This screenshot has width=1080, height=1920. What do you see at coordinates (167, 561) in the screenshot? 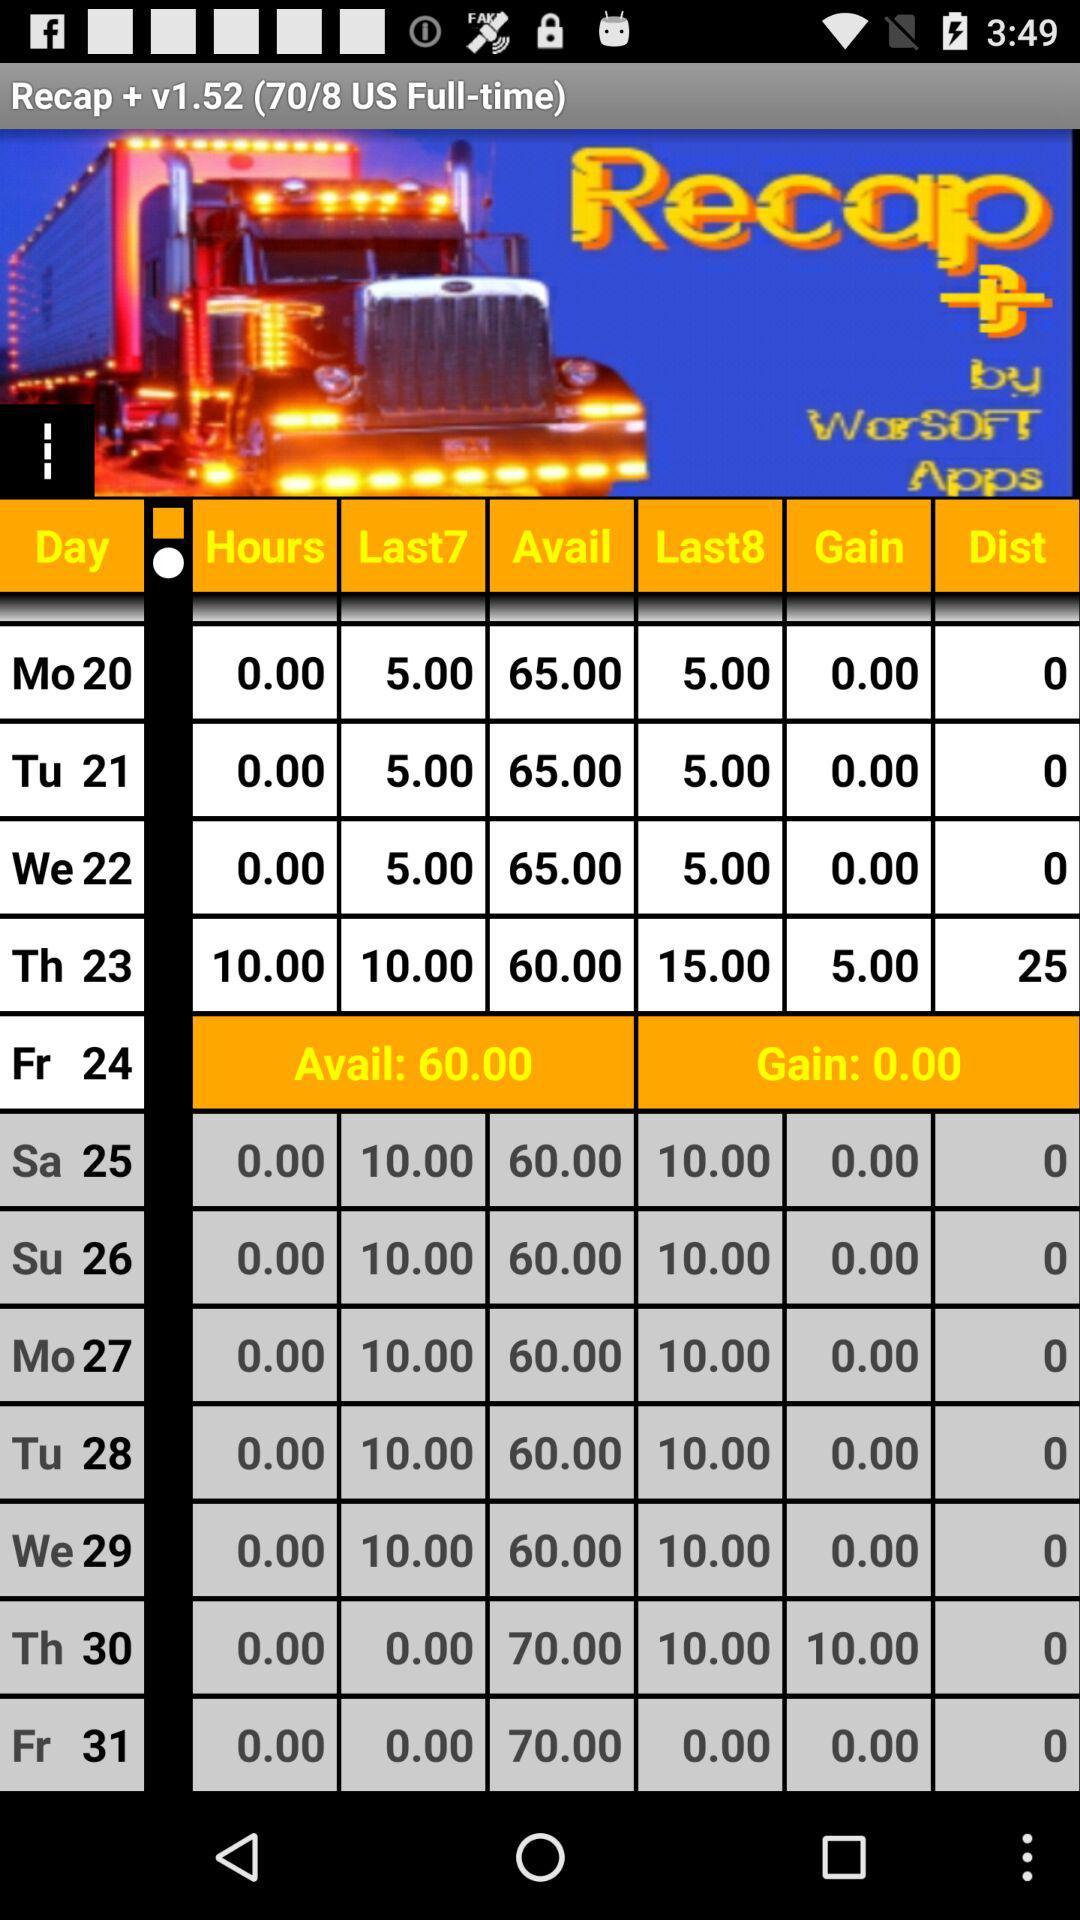
I see `cal under page` at bounding box center [167, 561].